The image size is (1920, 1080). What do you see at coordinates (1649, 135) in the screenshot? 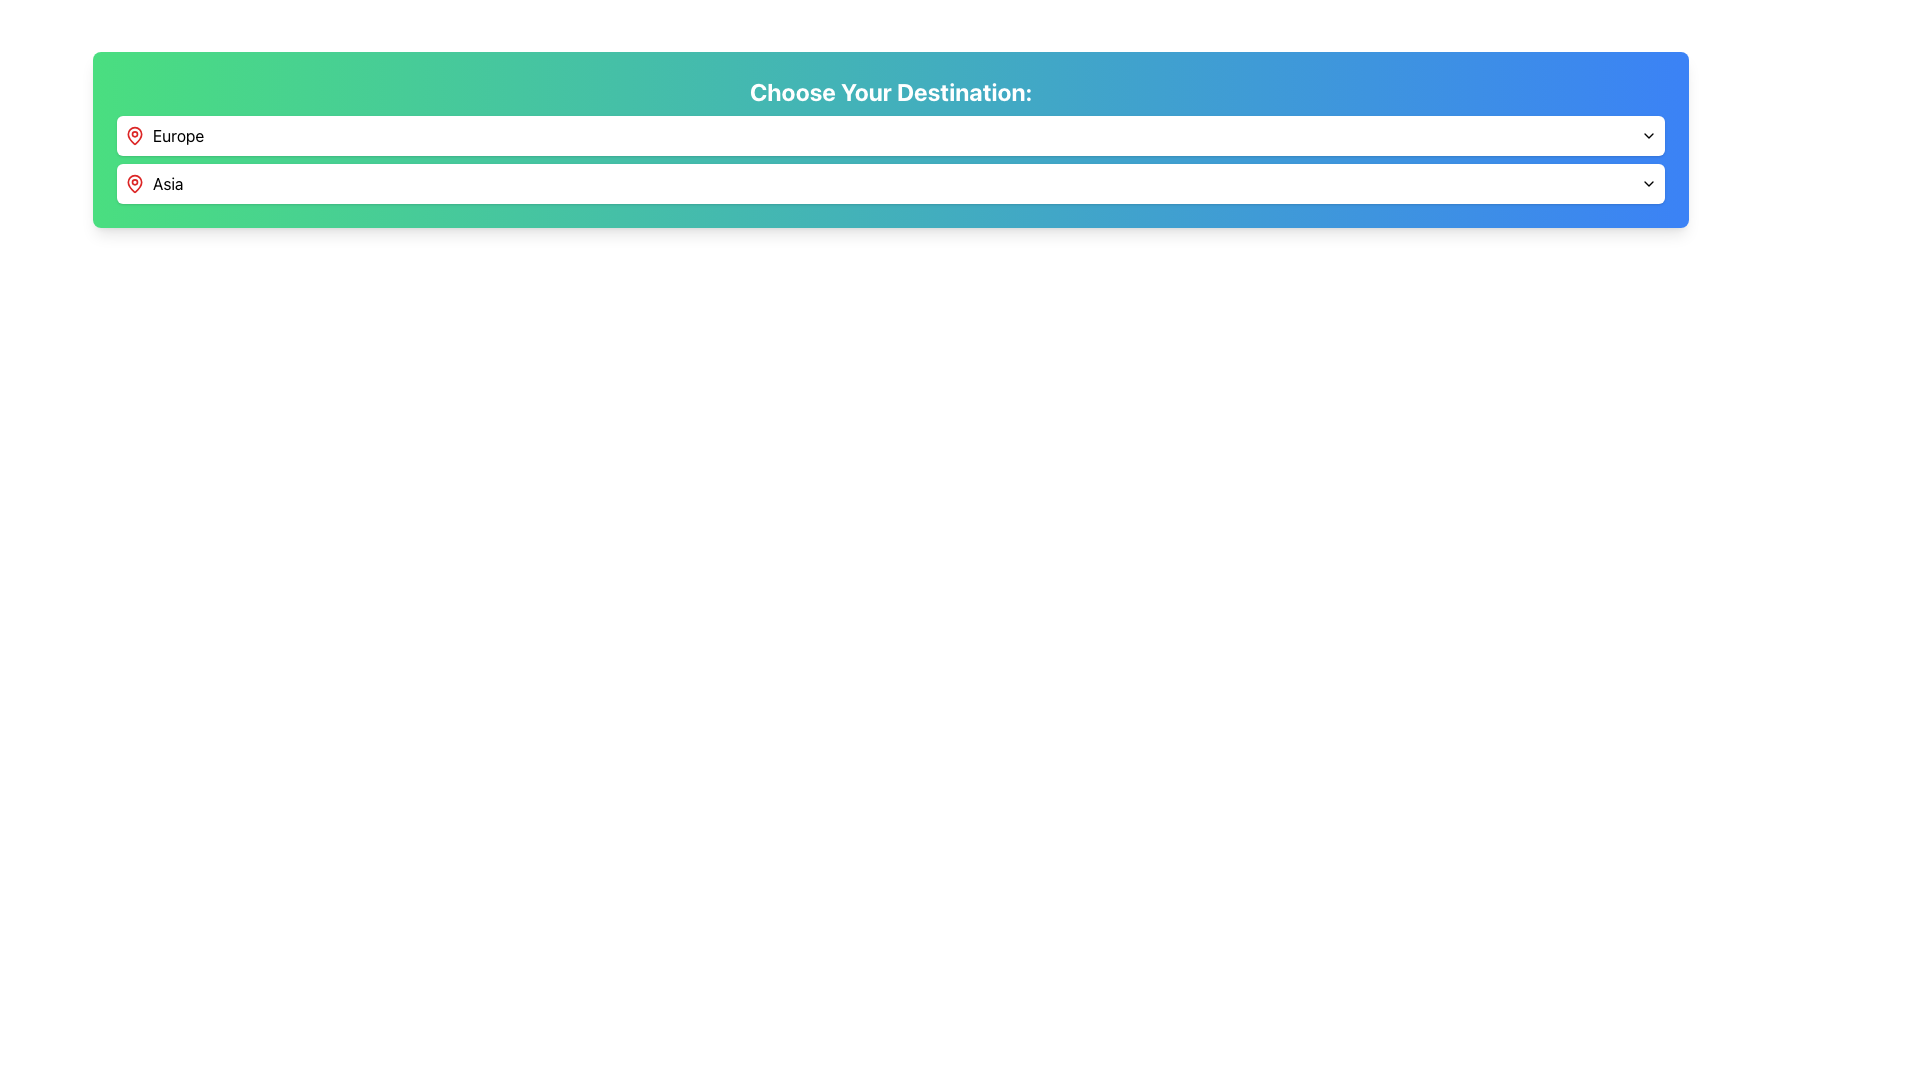
I see `the dropdown indicator icon located on the far right of the 'Europe' dropdown component to drop down options` at bounding box center [1649, 135].